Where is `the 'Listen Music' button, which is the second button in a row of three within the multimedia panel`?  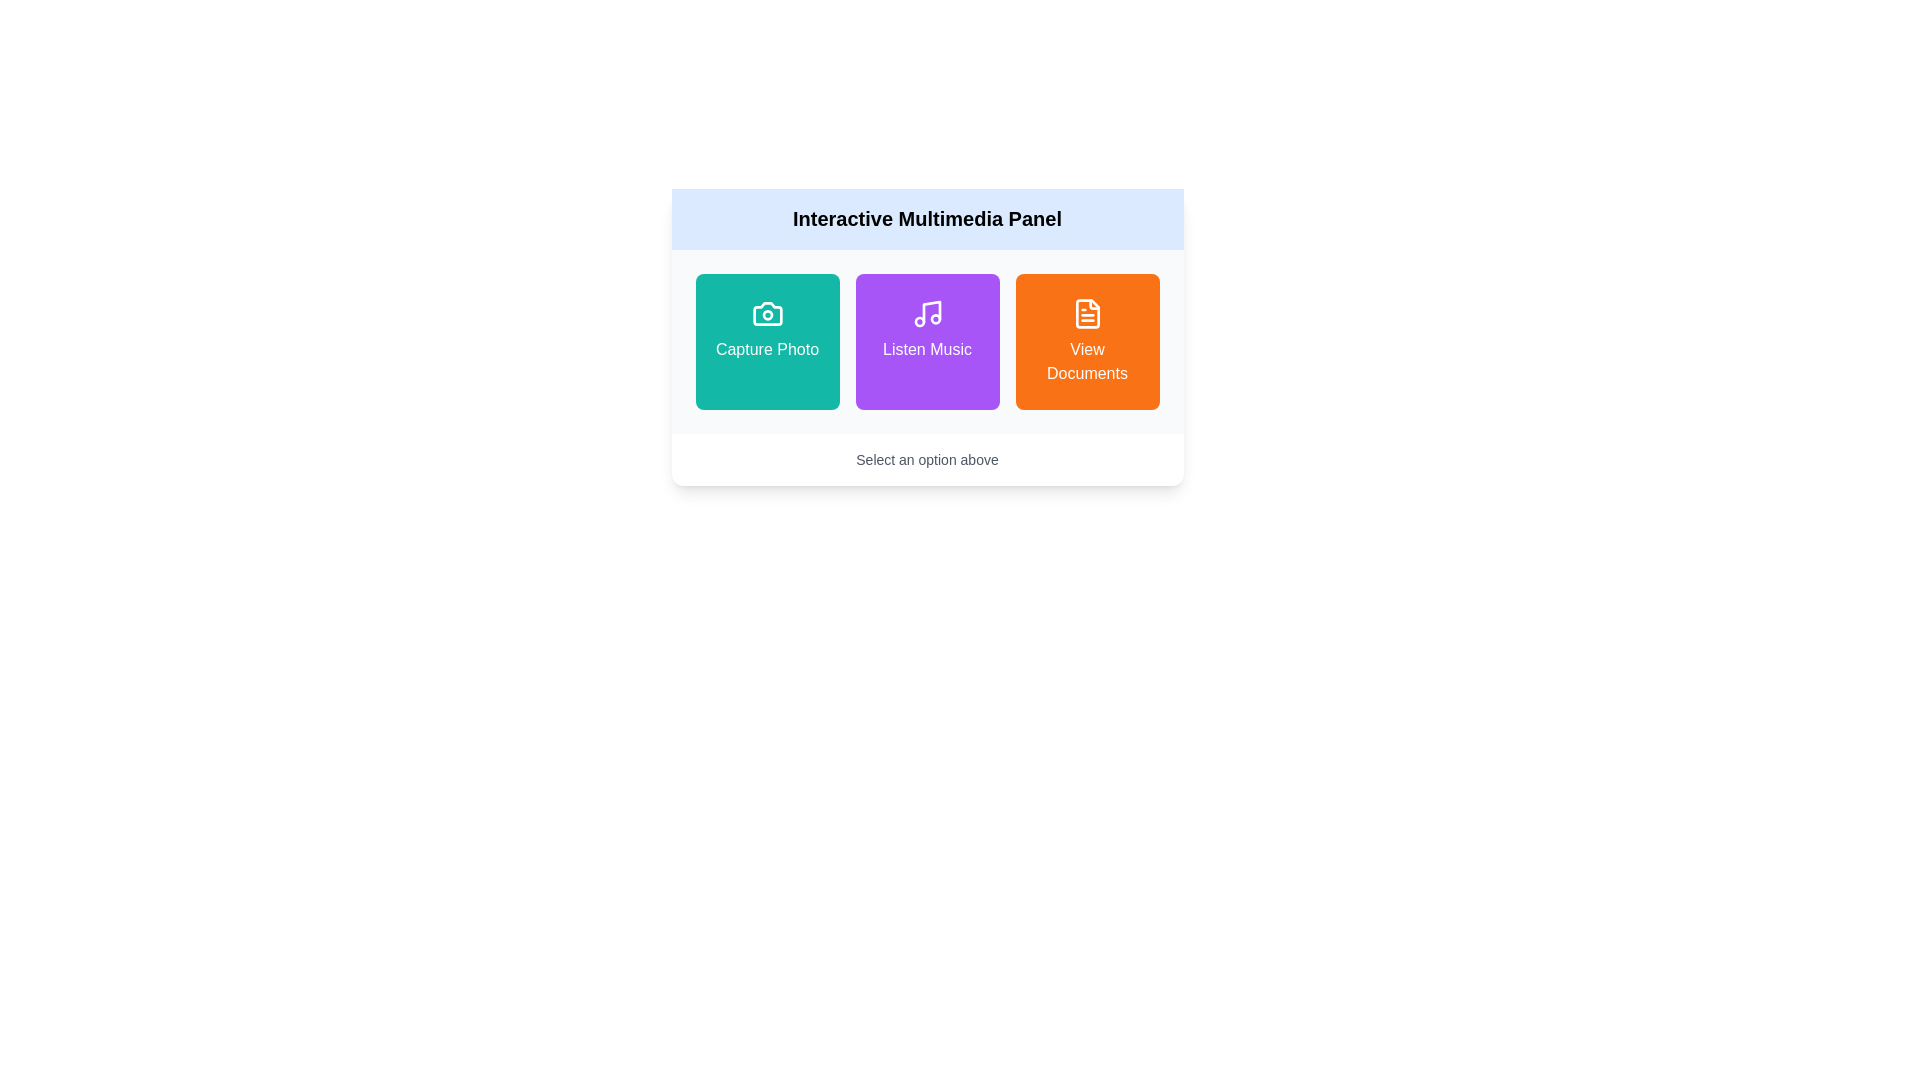 the 'Listen Music' button, which is the second button in a row of three within the multimedia panel is located at coordinates (926, 341).